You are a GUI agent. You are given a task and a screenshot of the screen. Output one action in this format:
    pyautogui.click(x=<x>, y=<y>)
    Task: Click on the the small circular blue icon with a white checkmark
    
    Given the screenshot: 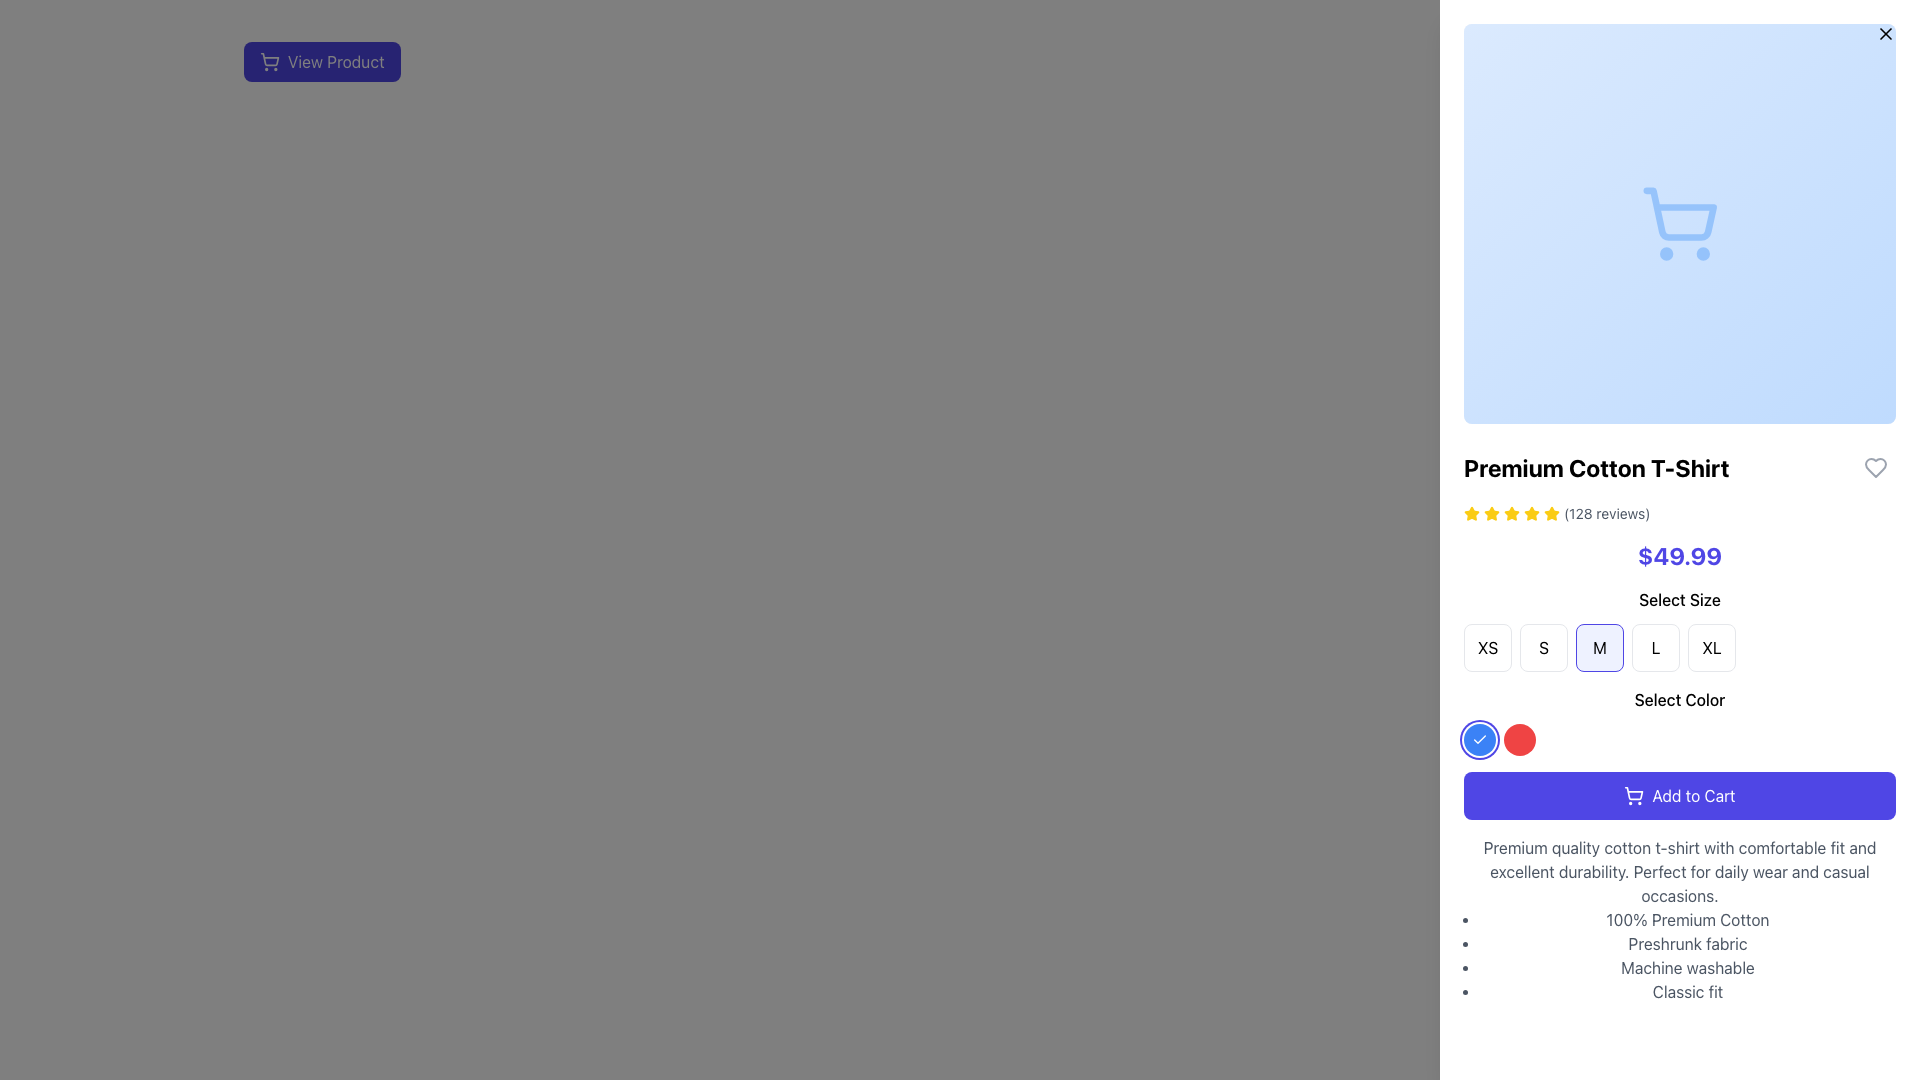 What is the action you would take?
    pyautogui.click(x=1479, y=740)
    